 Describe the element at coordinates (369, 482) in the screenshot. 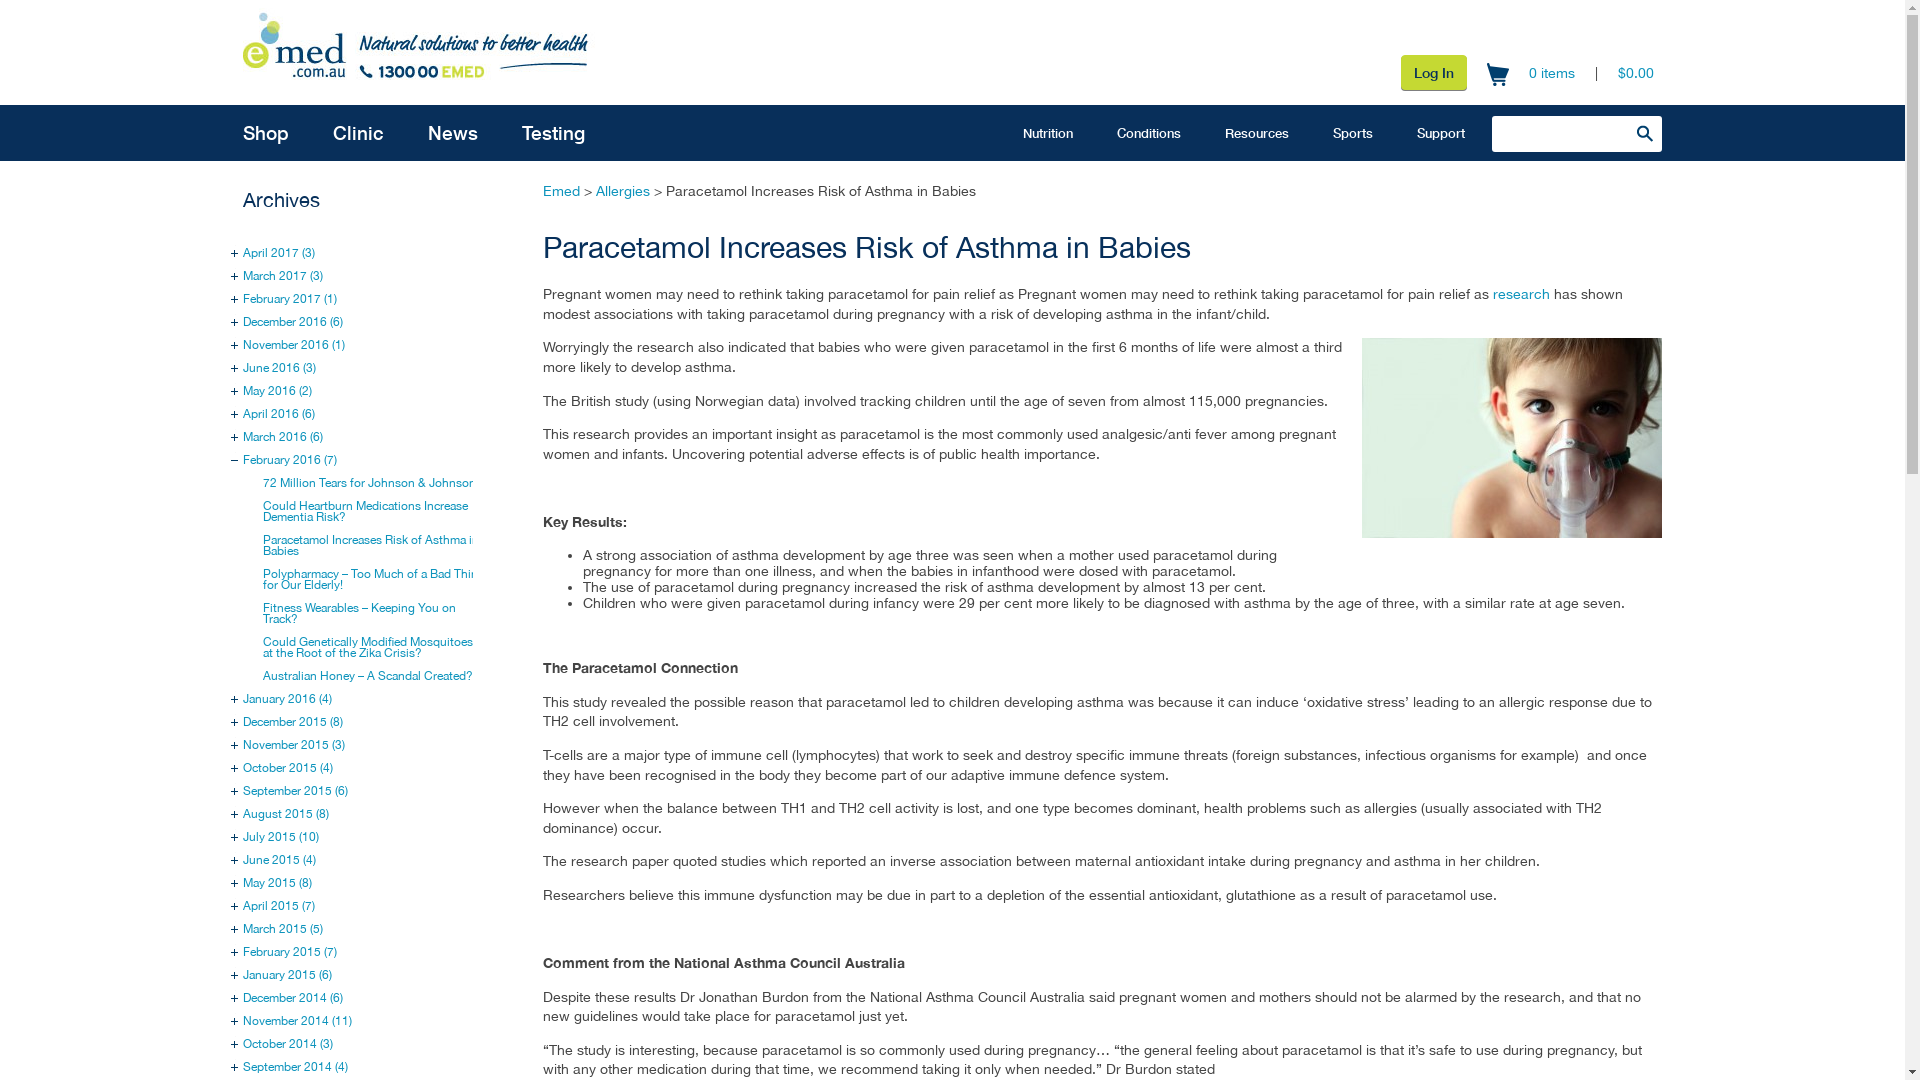

I see `'72 Million Tears for Johnson & Johnson'` at that location.